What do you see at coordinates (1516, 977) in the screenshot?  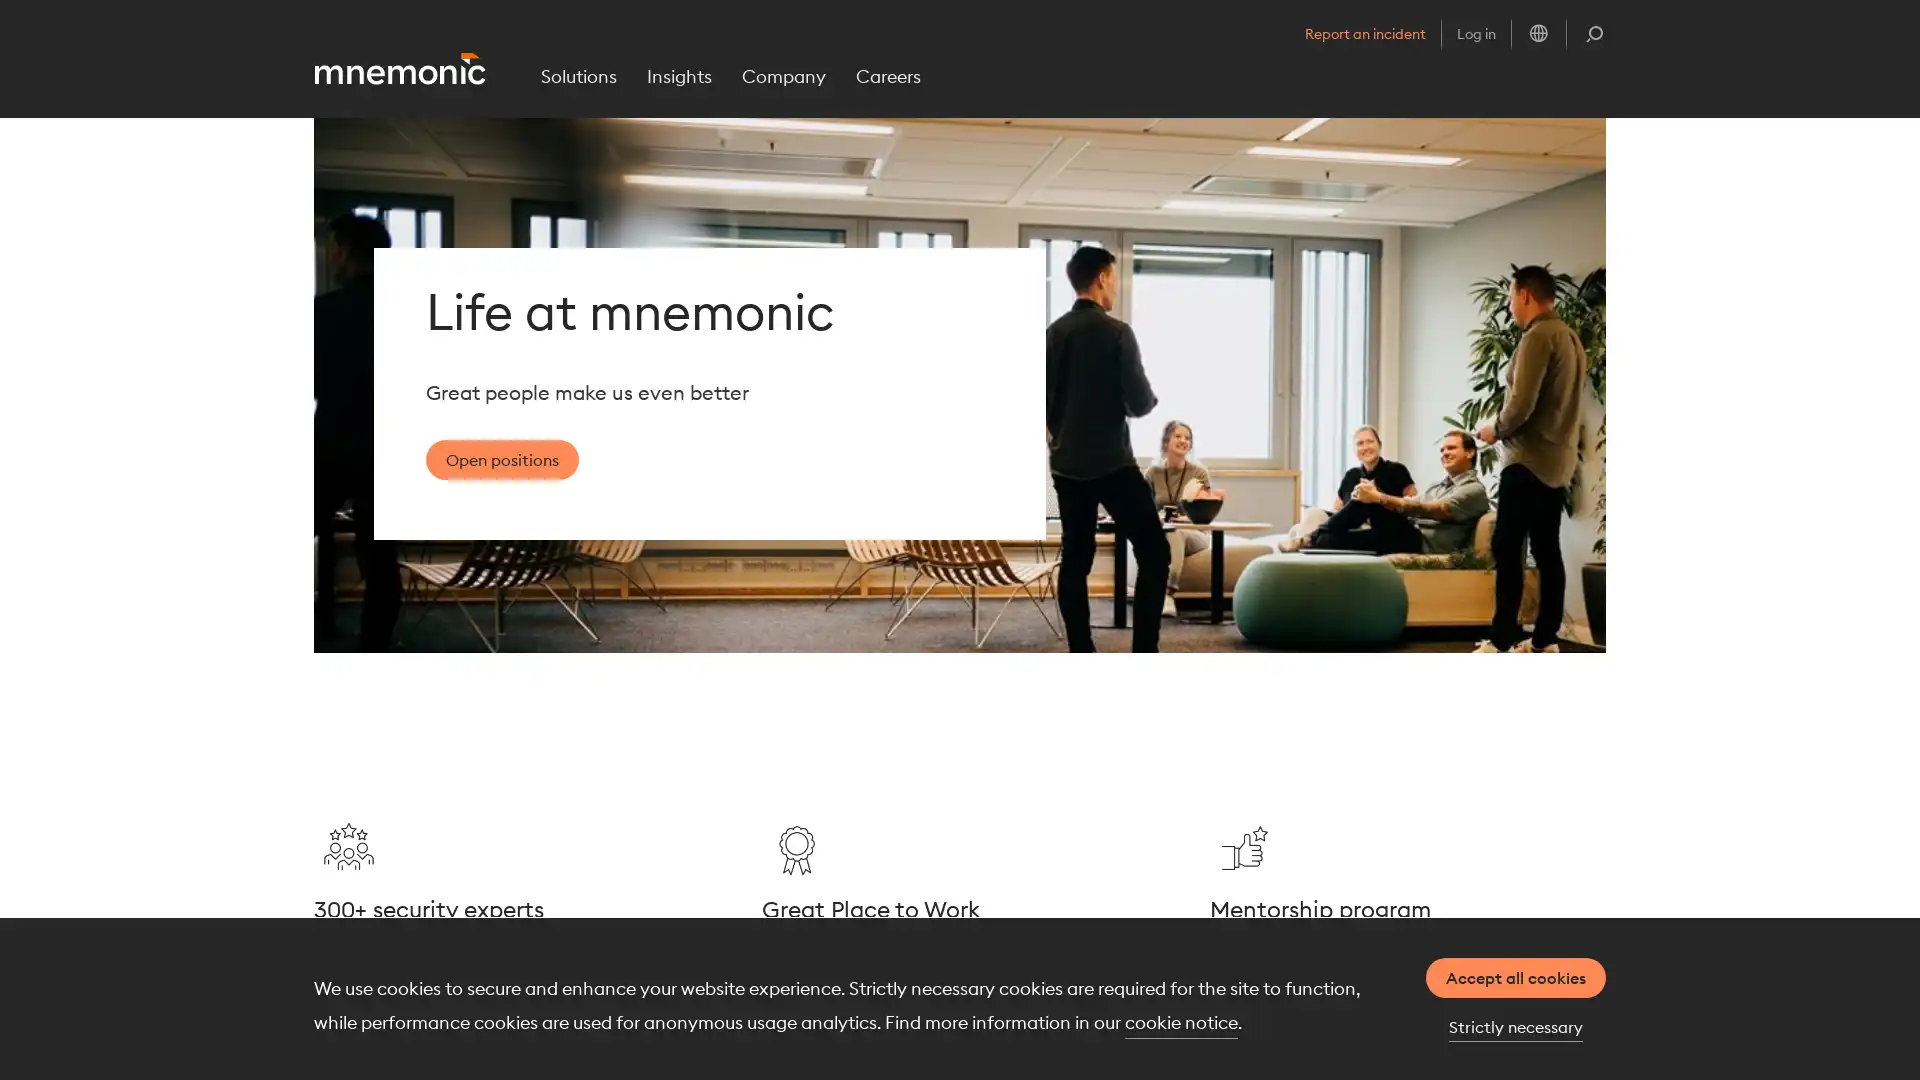 I see `Accept all cookies` at bounding box center [1516, 977].